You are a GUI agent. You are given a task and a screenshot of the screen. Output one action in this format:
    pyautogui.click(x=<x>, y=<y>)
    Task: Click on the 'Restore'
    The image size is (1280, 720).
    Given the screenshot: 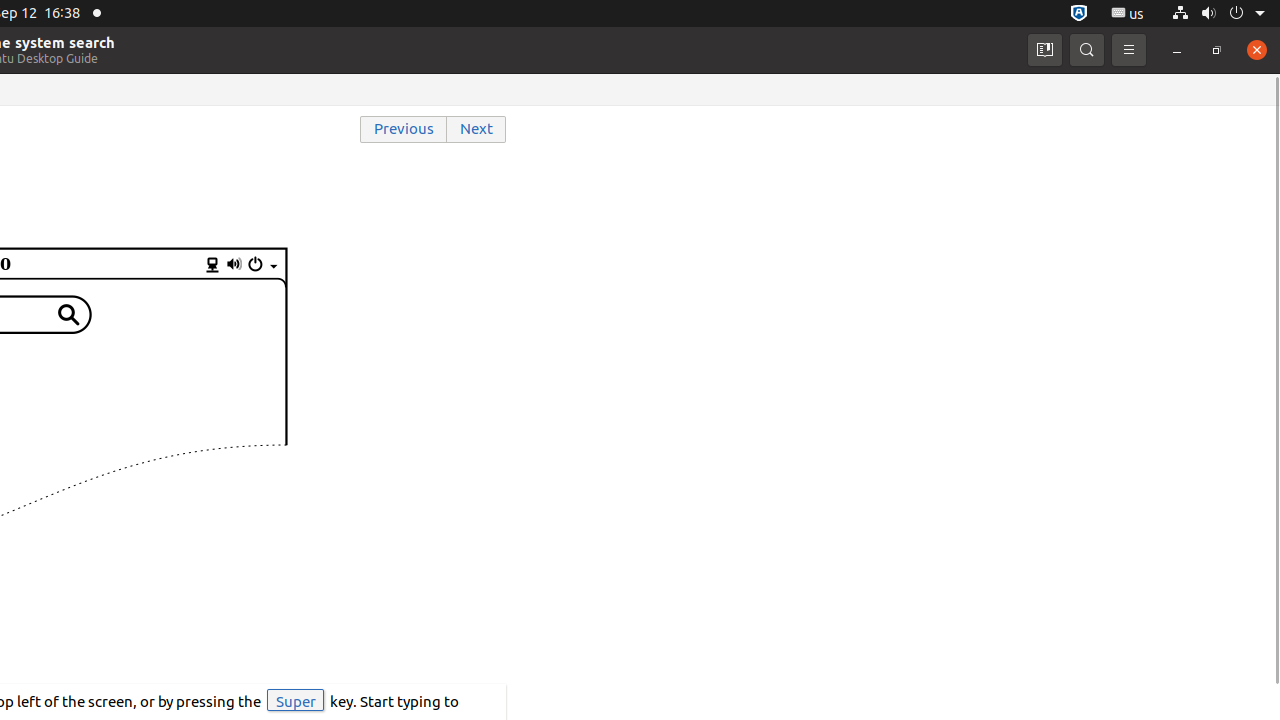 What is the action you would take?
    pyautogui.click(x=1216, y=48)
    